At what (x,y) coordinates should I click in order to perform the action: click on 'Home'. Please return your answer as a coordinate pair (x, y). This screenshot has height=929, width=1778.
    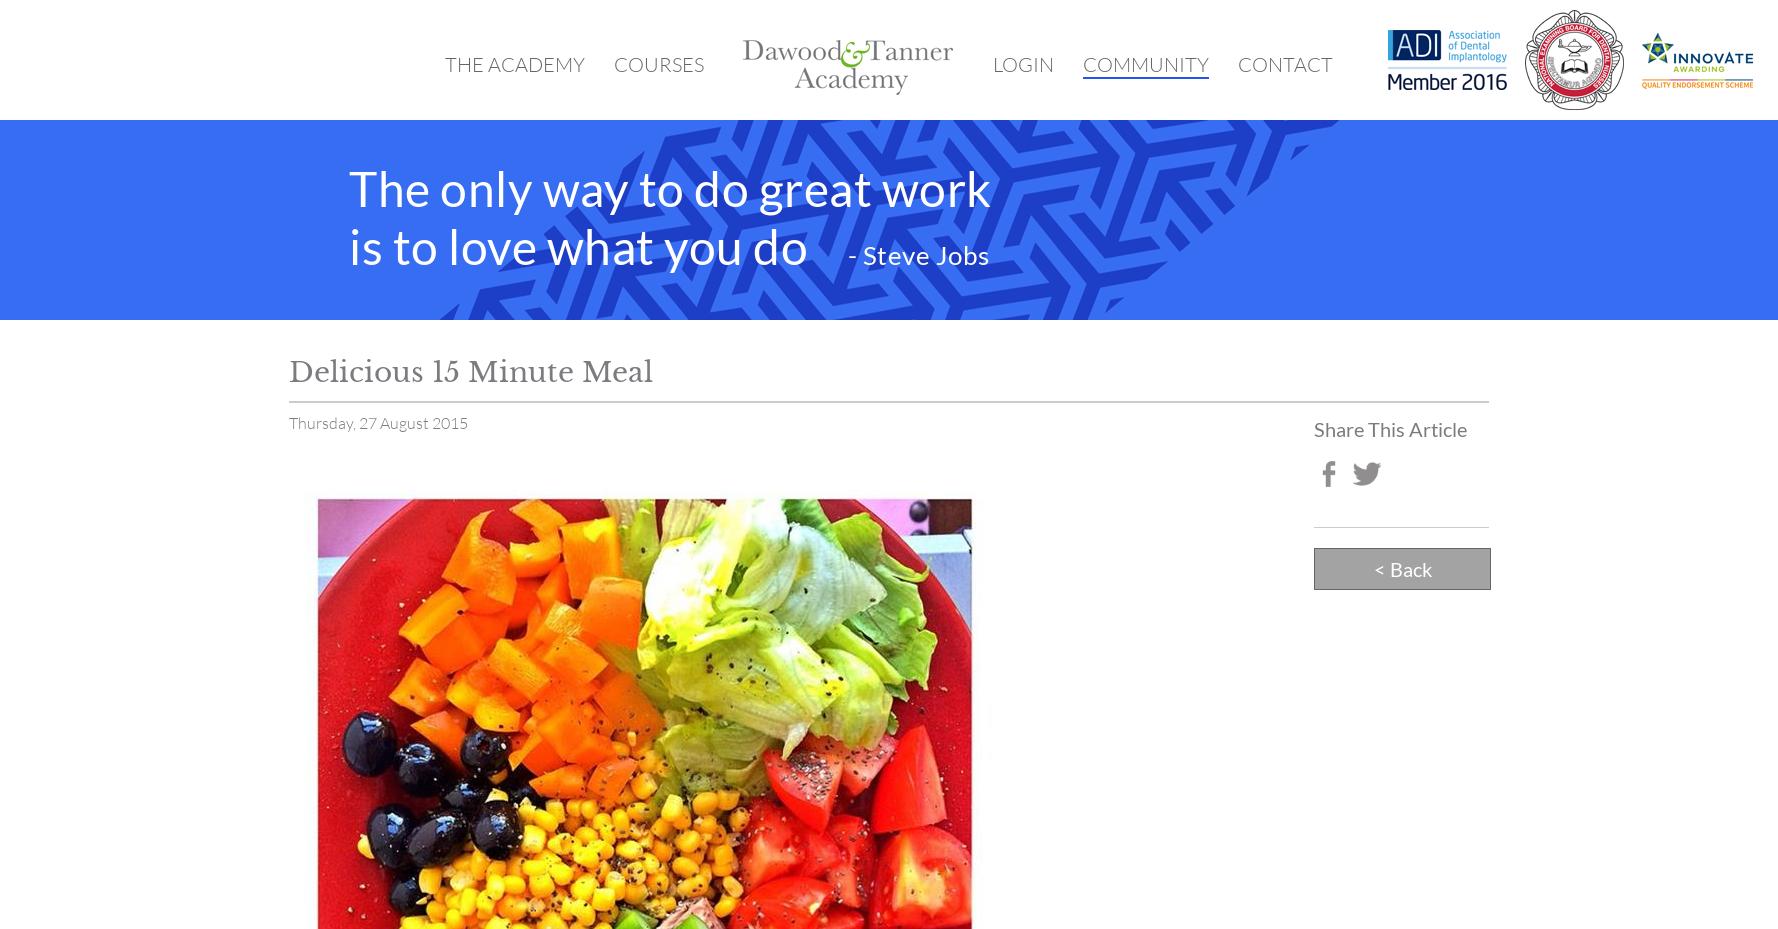
    Looking at the image, I should click on (742, 51).